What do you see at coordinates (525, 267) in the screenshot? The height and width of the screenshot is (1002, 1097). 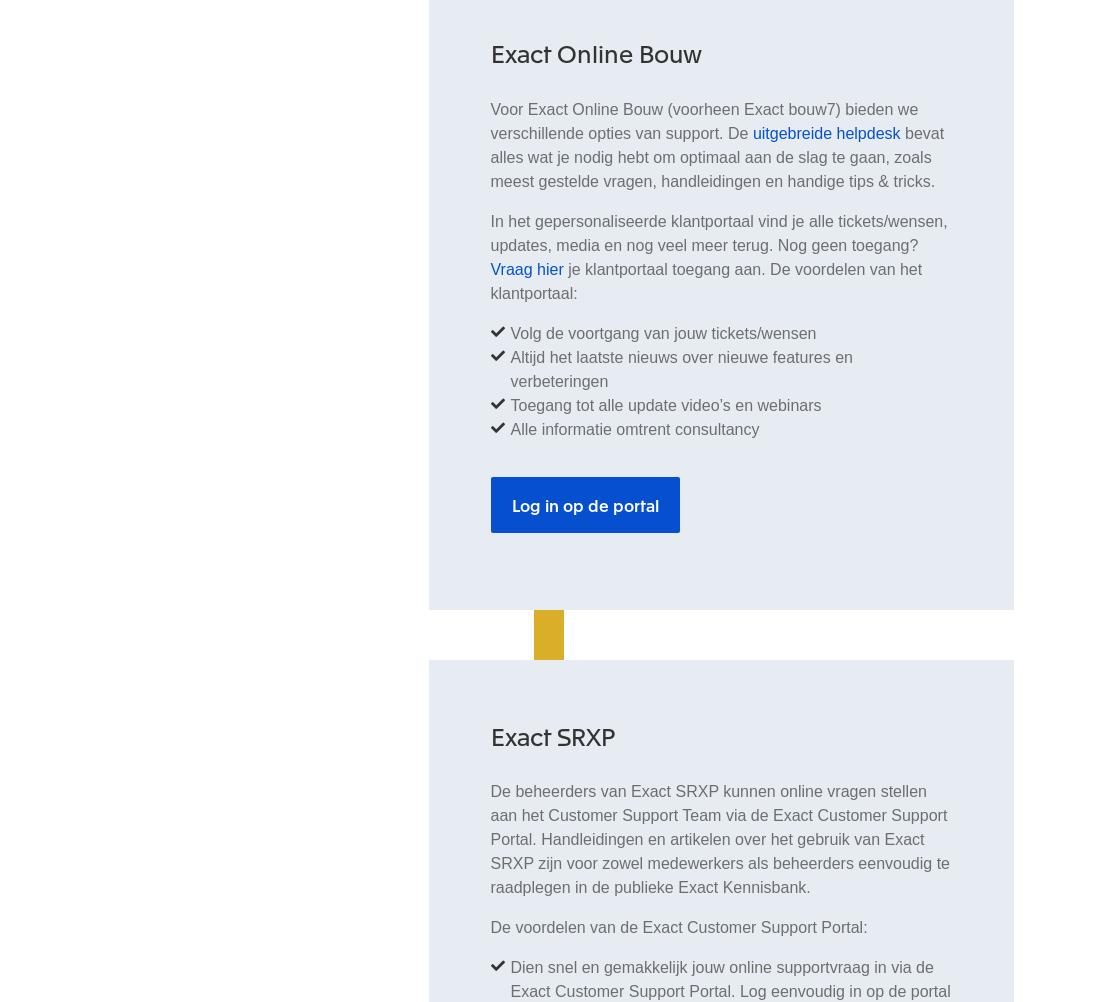 I see `'Vraag hier'` at bounding box center [525, 267].